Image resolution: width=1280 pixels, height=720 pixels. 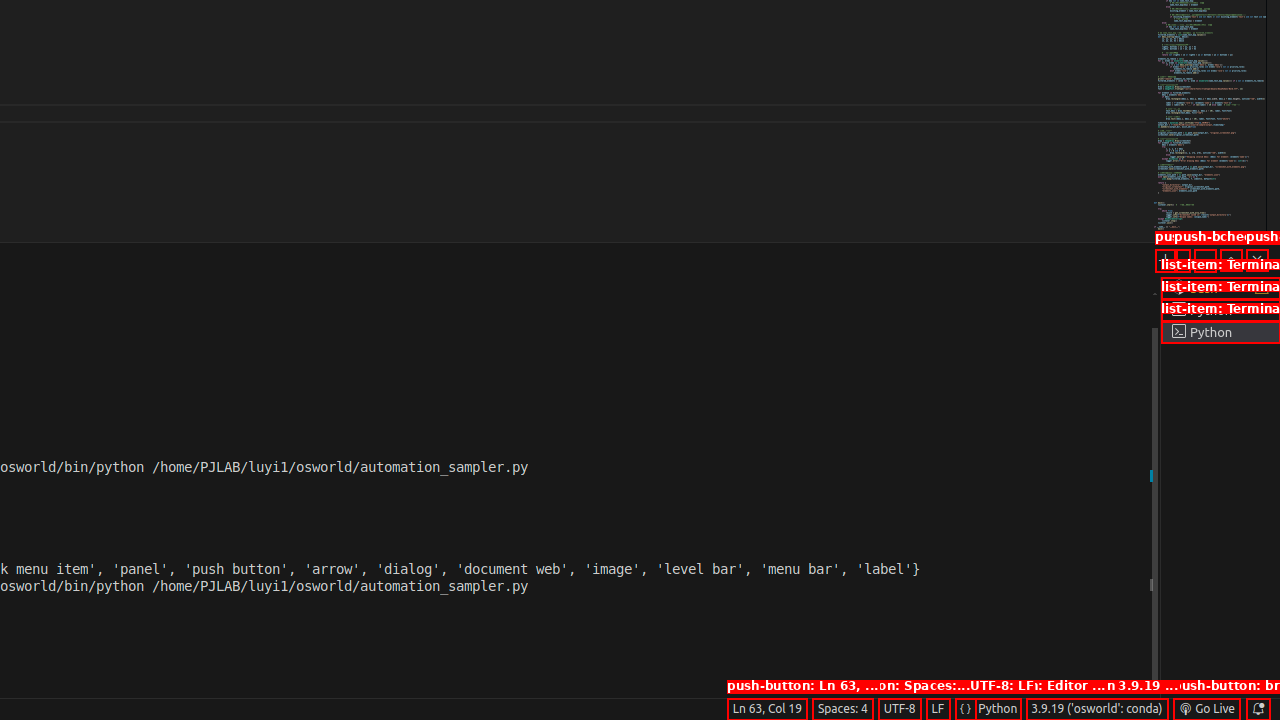 What do you see at coordinates (1203, 259) in the screenshot?
I see `'Views and More Actions...'` at bounding box center [1203, 259].